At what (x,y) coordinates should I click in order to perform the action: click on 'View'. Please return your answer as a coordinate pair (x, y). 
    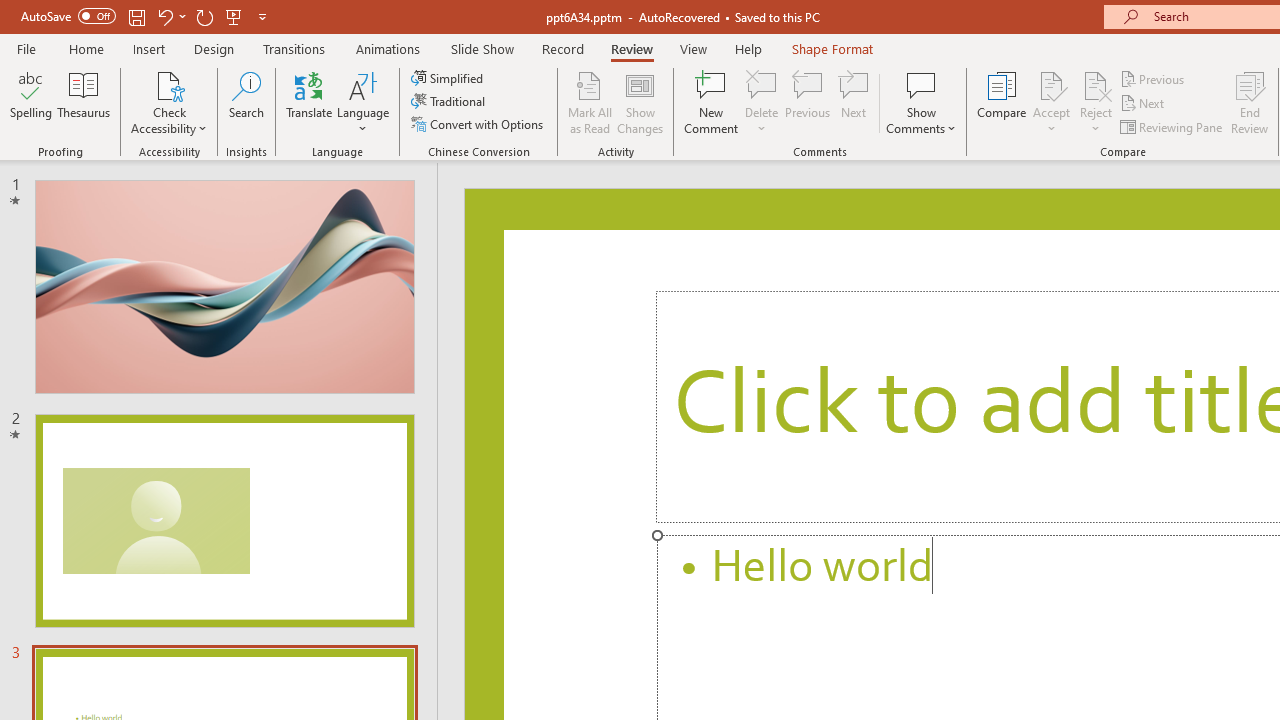
    Looking at the image, I should click on (693, 48).